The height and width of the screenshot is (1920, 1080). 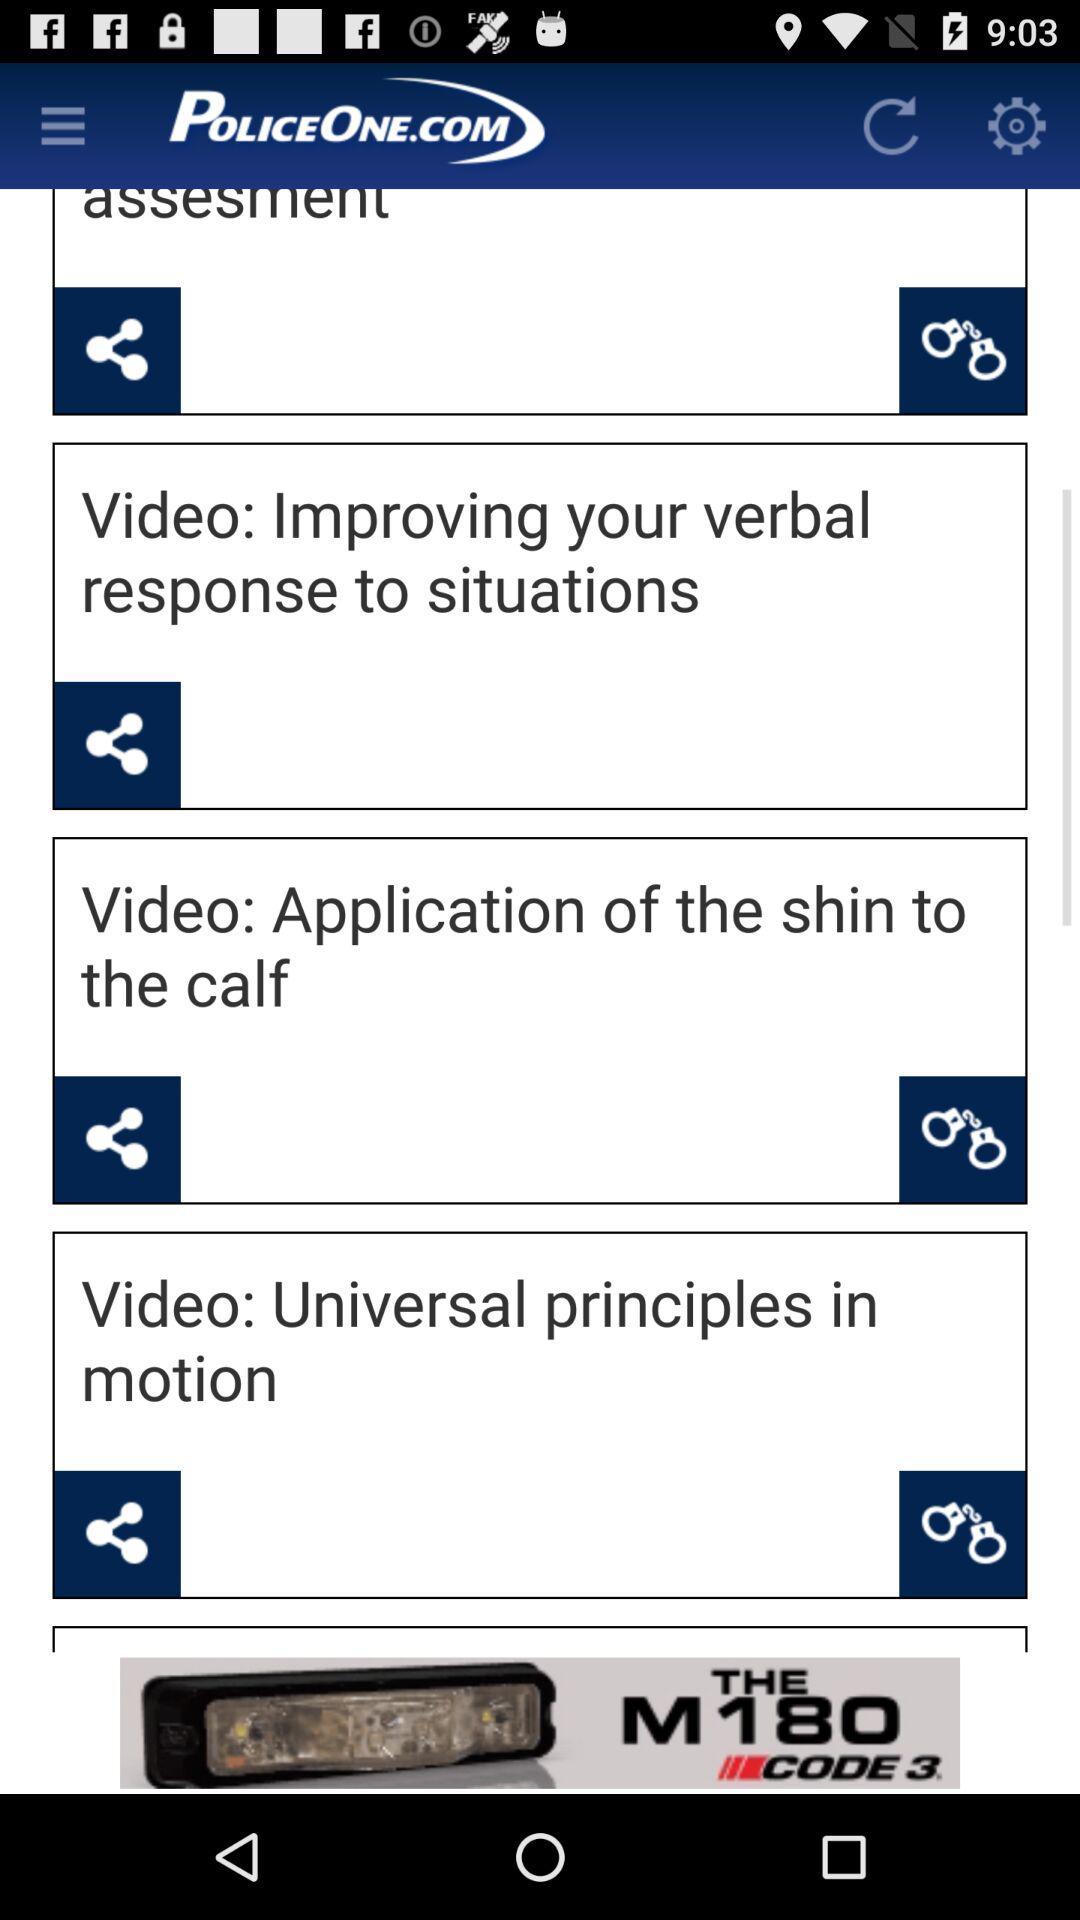 What do you see at coordinates (477, 124) in the screenshot?
I see `home page` at bounding box center [477, 124].